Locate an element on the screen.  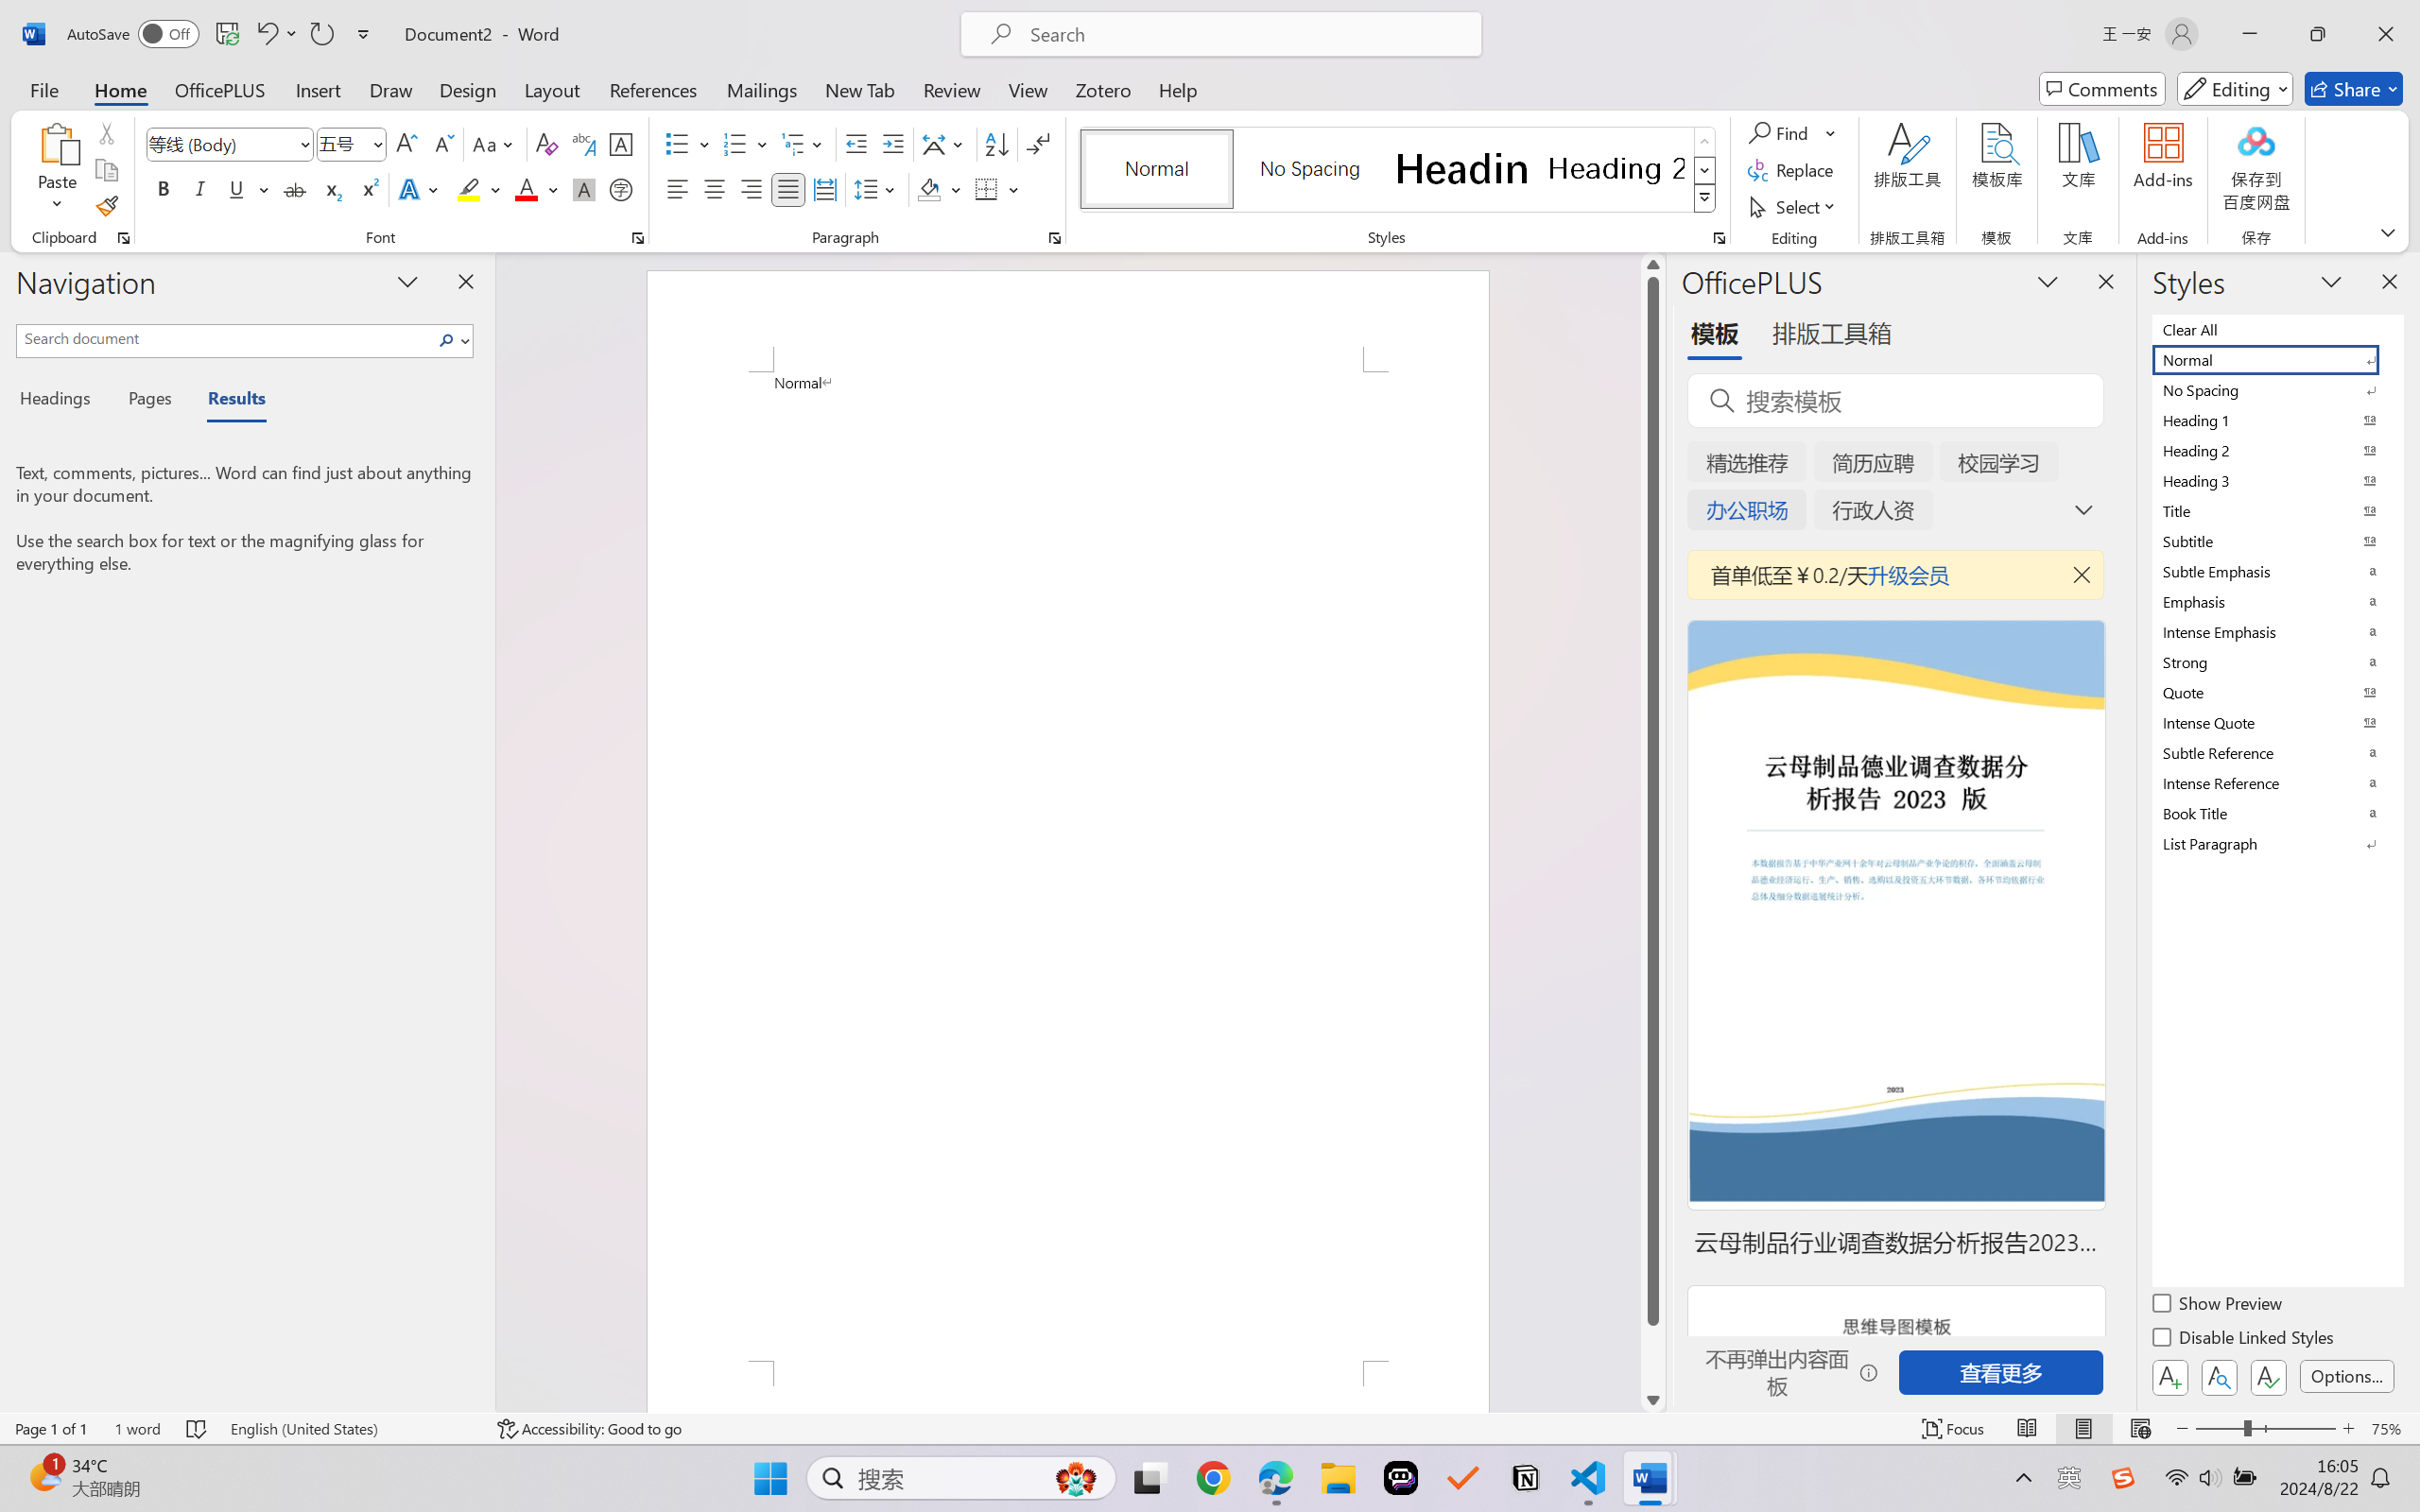
'Class: NetUIImage' is located at coordinates (1703, 198).